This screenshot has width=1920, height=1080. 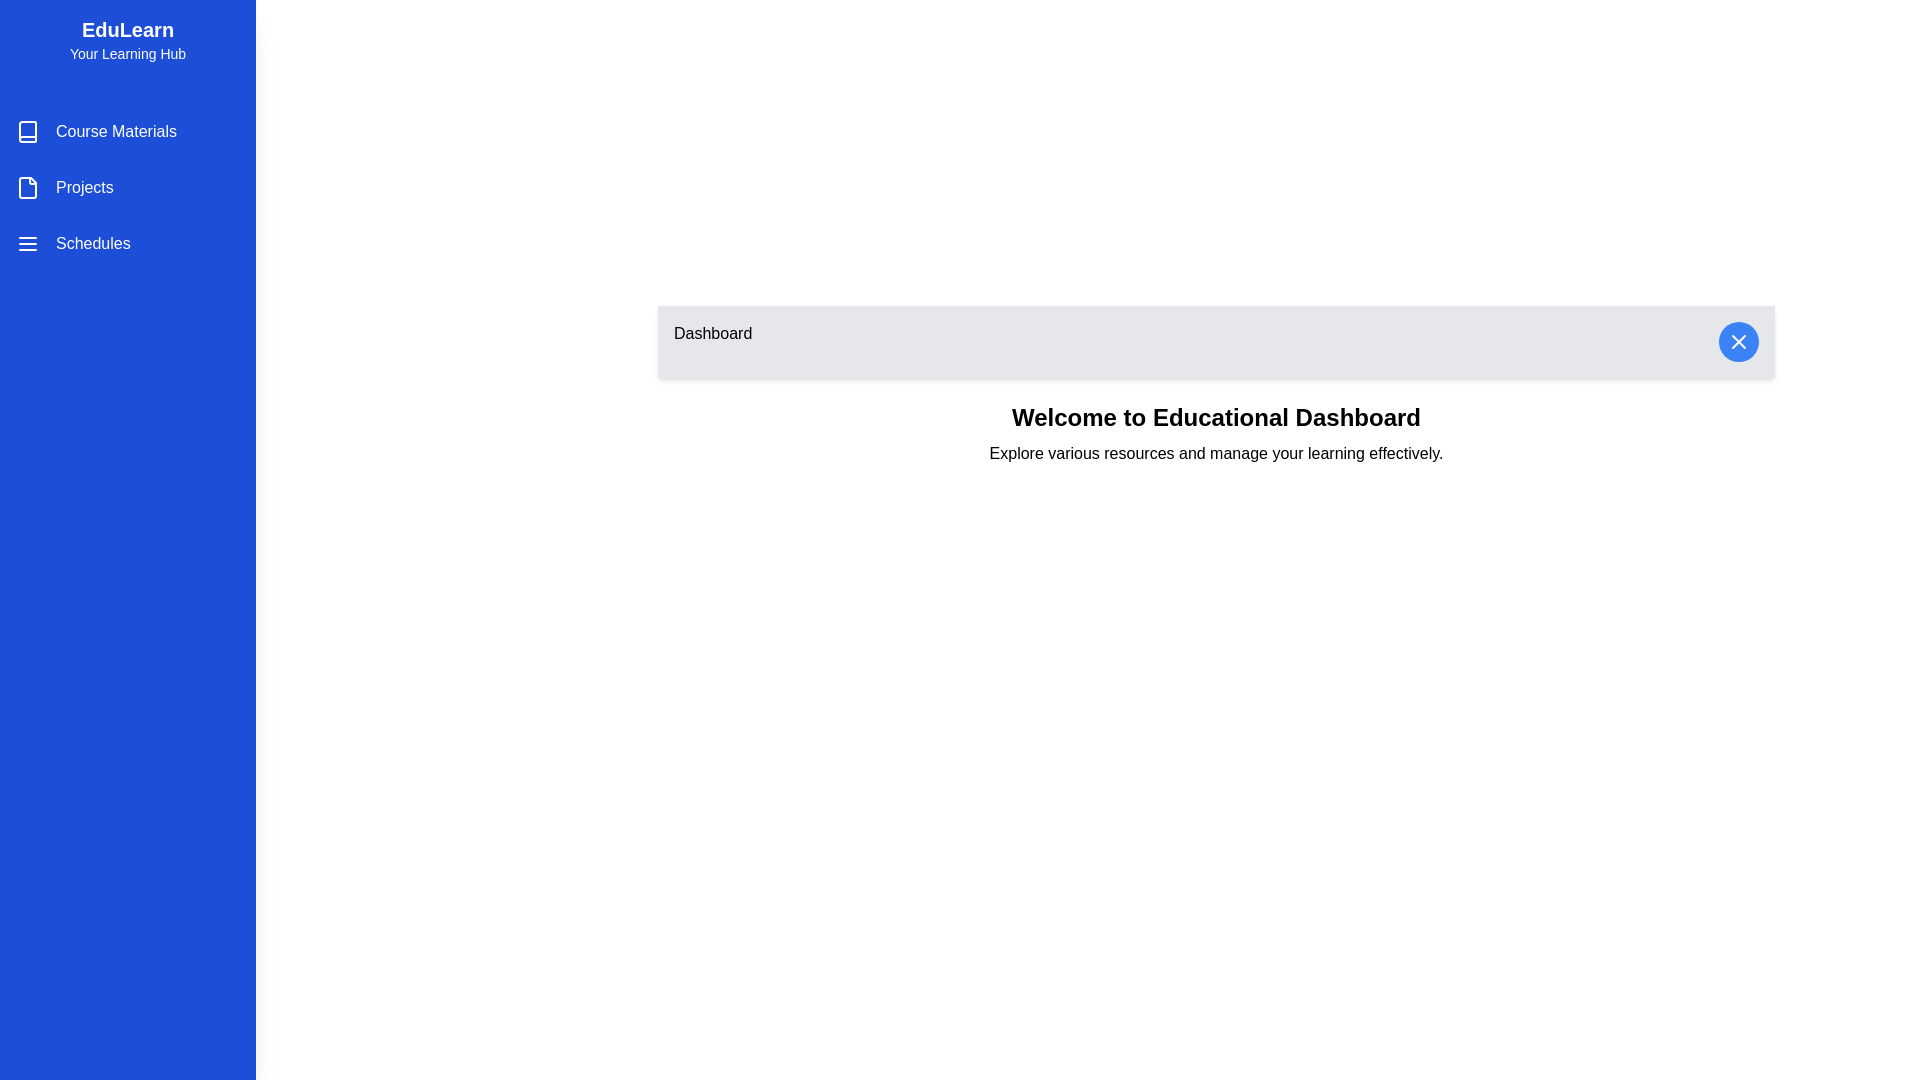 What do you see at coordinates (28, 131) in the screenshot?
I see `the 'Course Materials' icon in the vertical navigation menu under the 'EduLearn' header` at bounding box center [28, 131].